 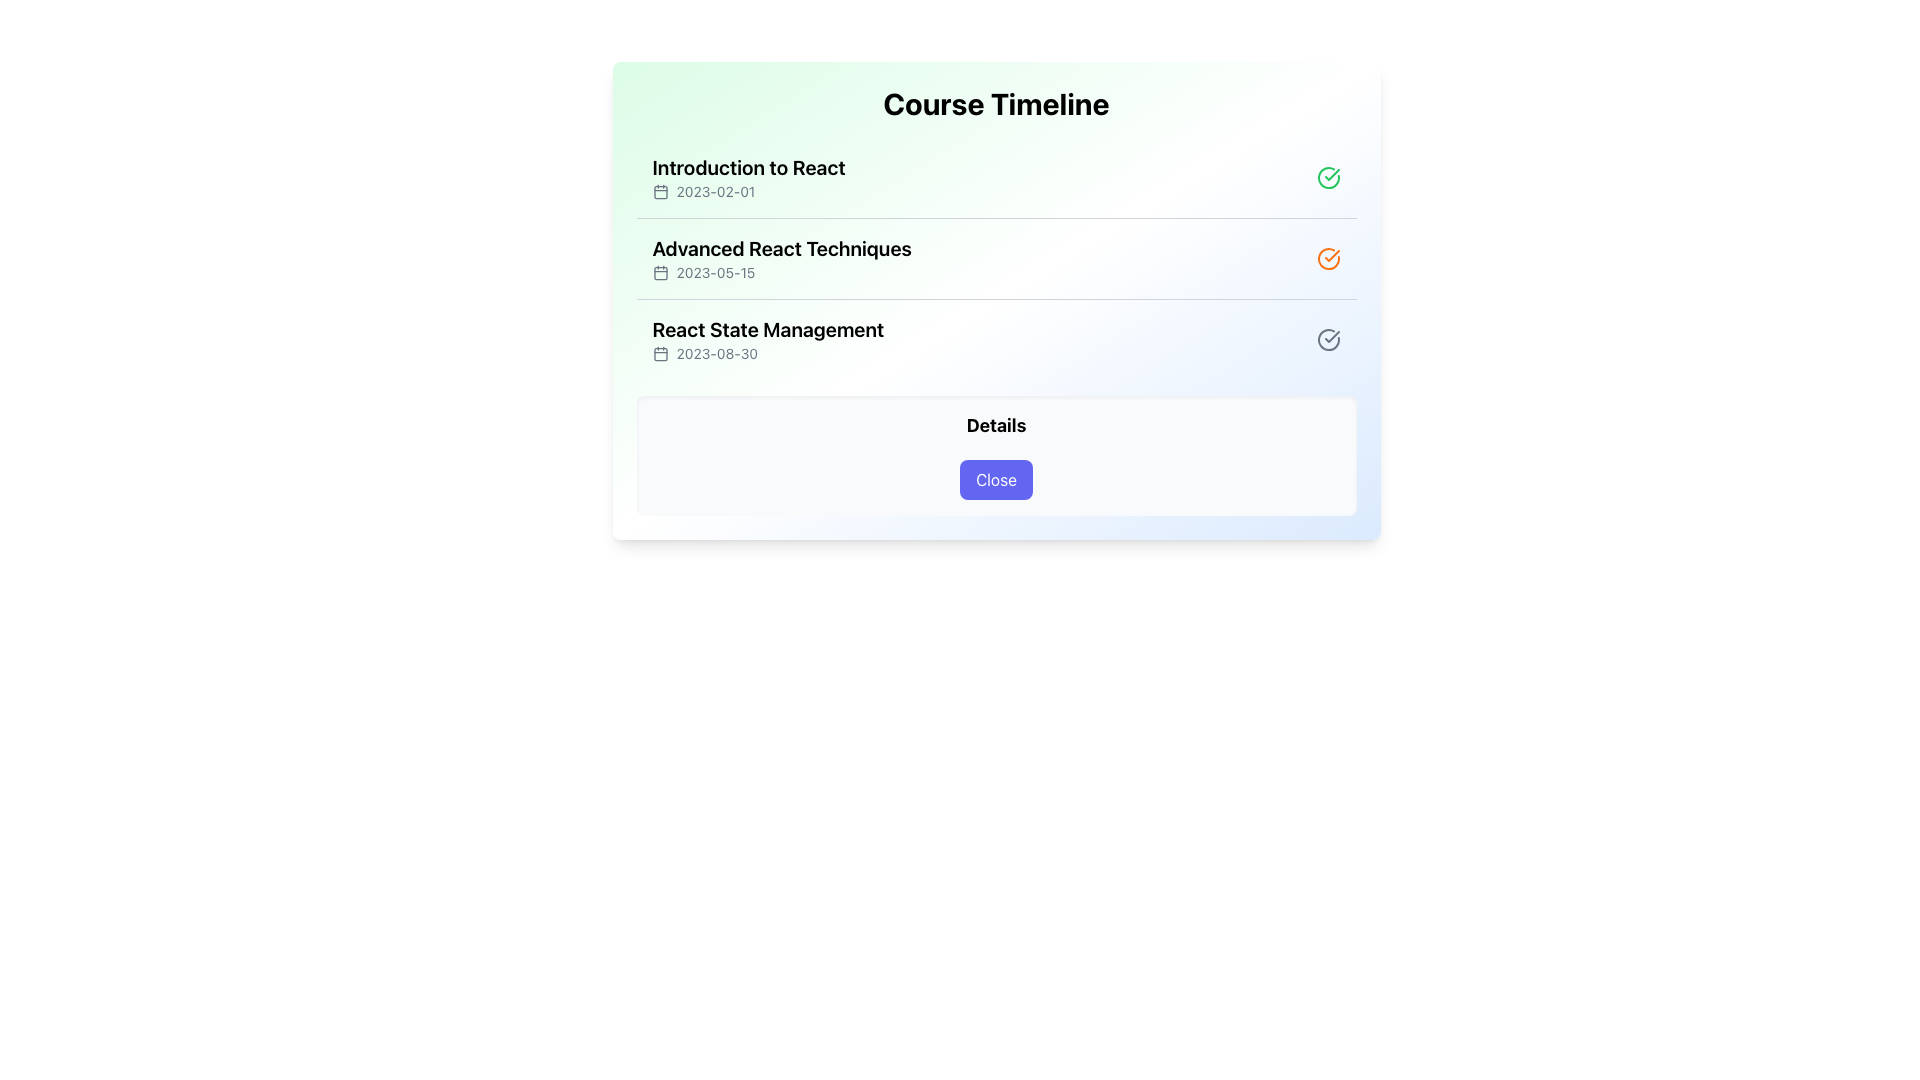 What do you see at coordinates (781, 248) in the screenshot?
I see `the Text Display element that shows the phrase 'Advanced React Techniques', which is located in the second position of the course timeline list` at bounding box center [781, 248].